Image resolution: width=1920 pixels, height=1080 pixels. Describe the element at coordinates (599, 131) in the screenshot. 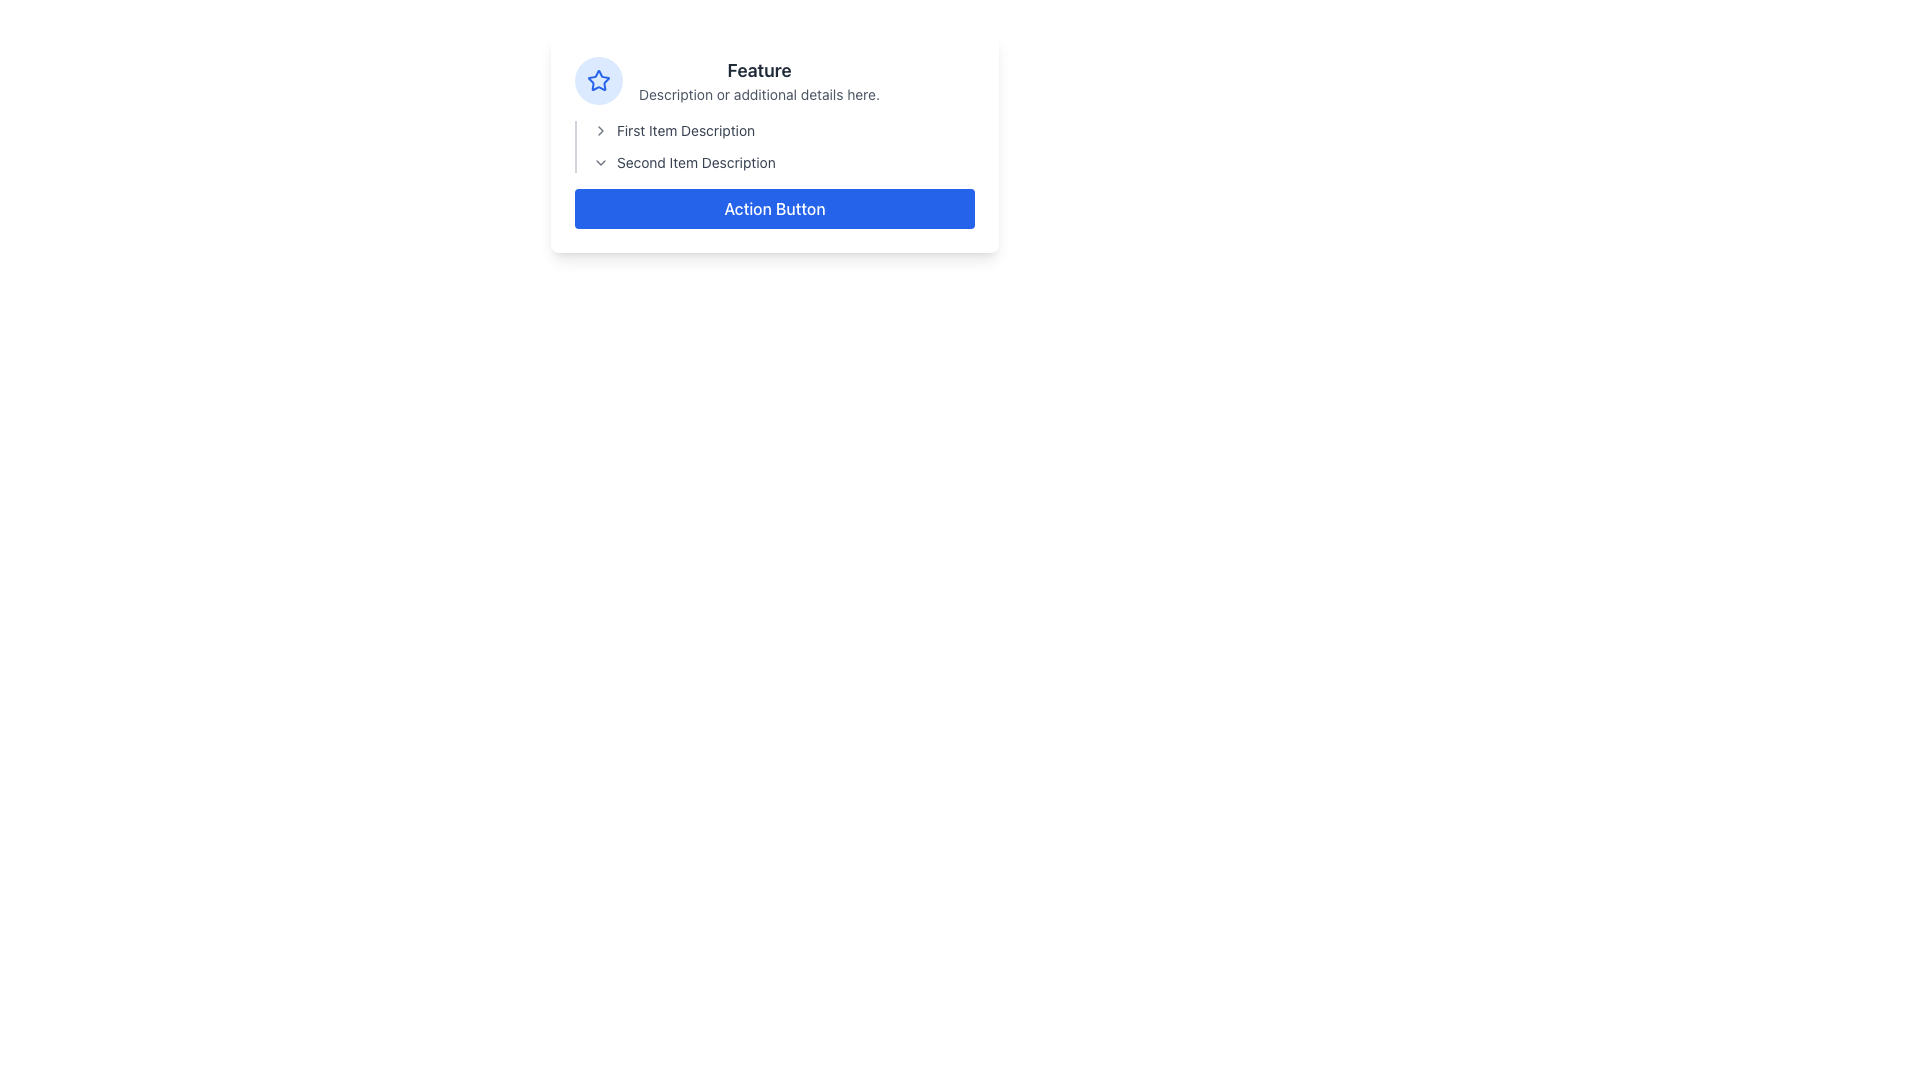

I see `the chevron icon located to the left of the 'First Item Description' text` at that location.